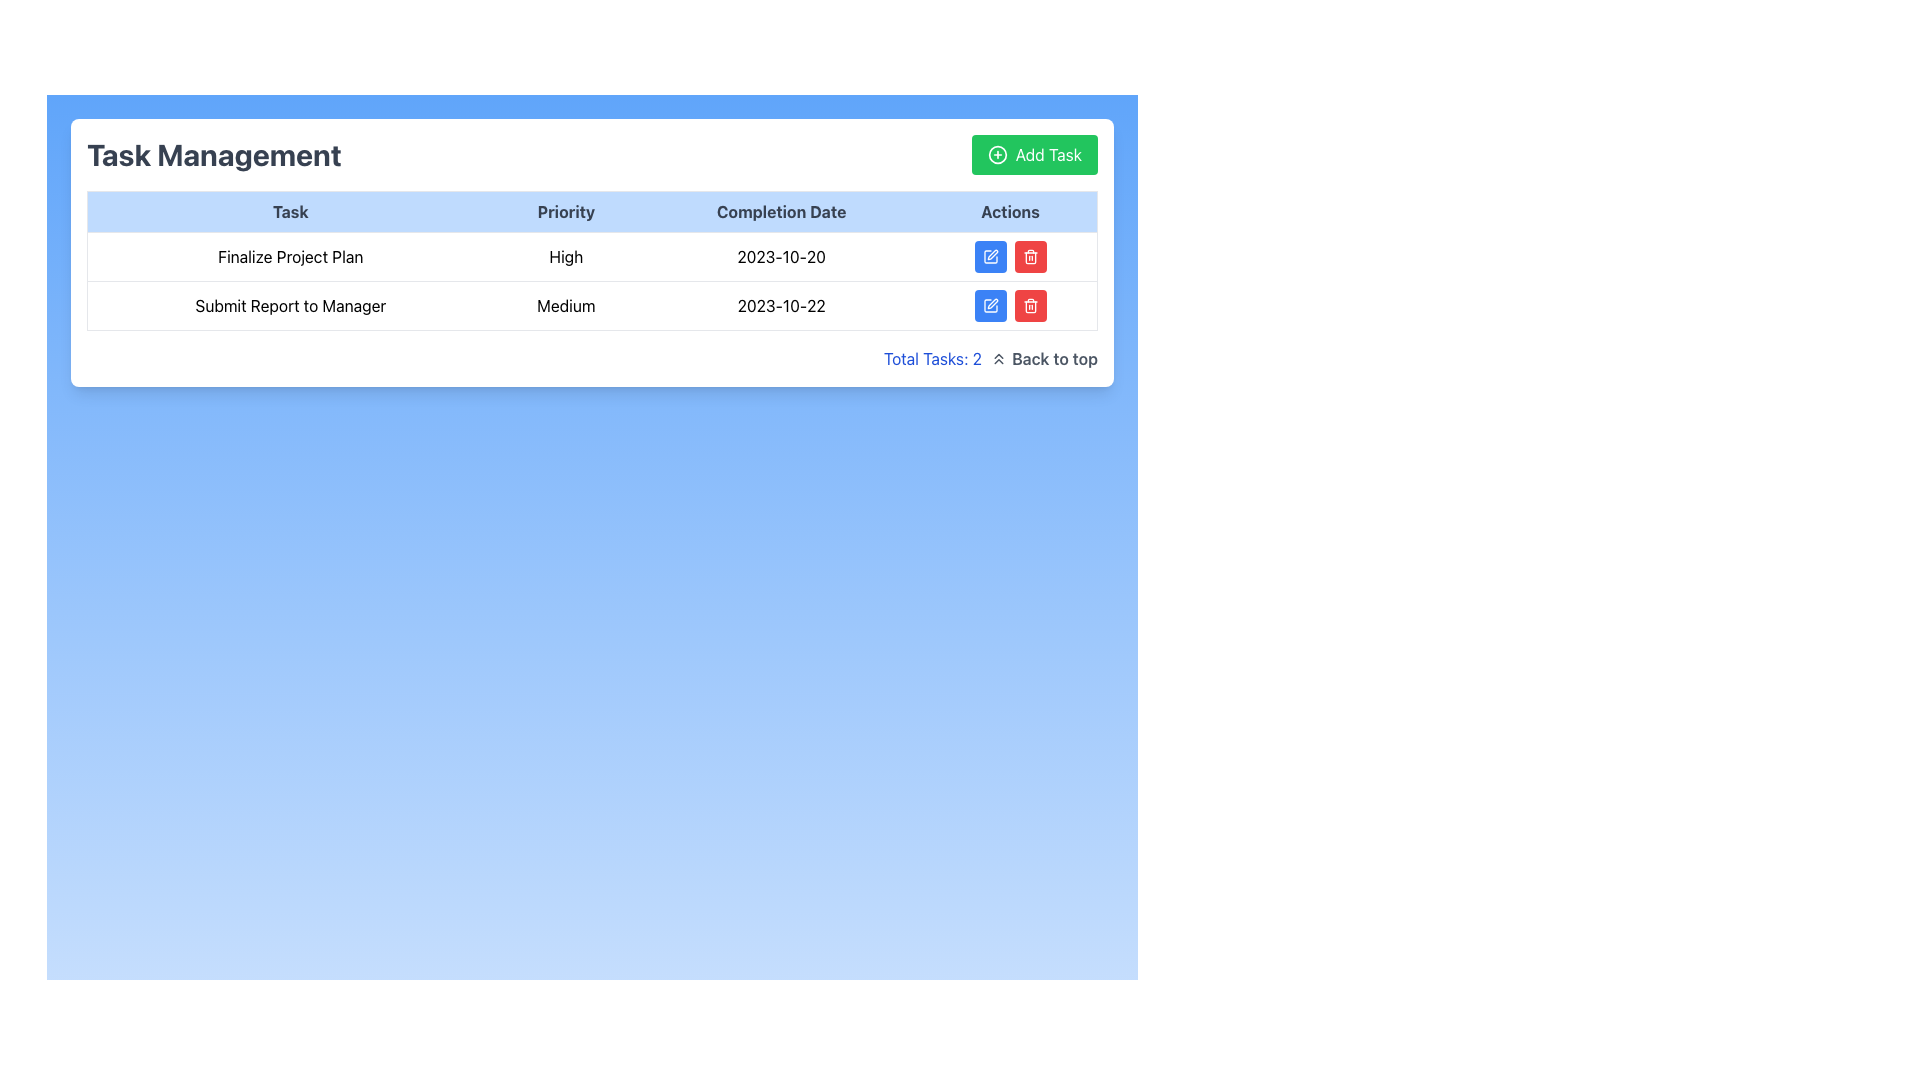 This screenshot has height=1080, width=1920. I want to click on the header label indicating dates of task completion, which is the third header in the table row, so click(780, 212).